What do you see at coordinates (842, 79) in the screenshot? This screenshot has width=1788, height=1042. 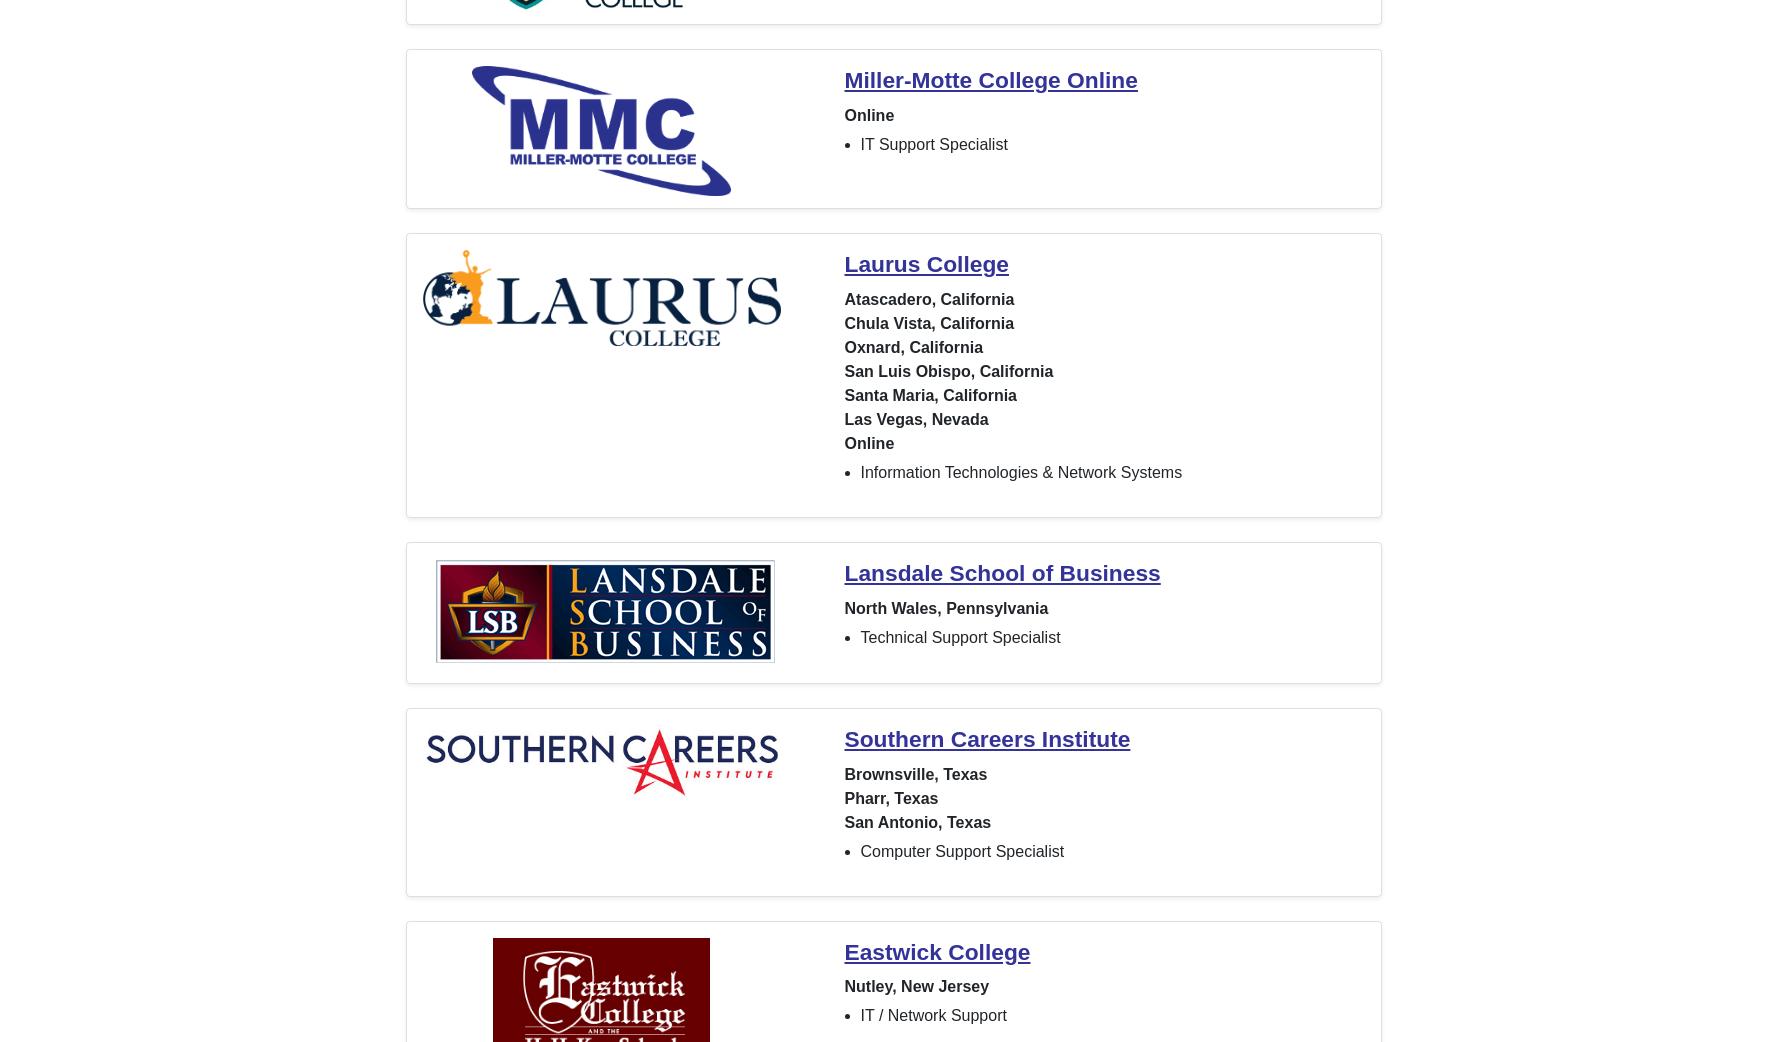 I see `'Miller-Motte College Online'` at bounding box center [842, 79].